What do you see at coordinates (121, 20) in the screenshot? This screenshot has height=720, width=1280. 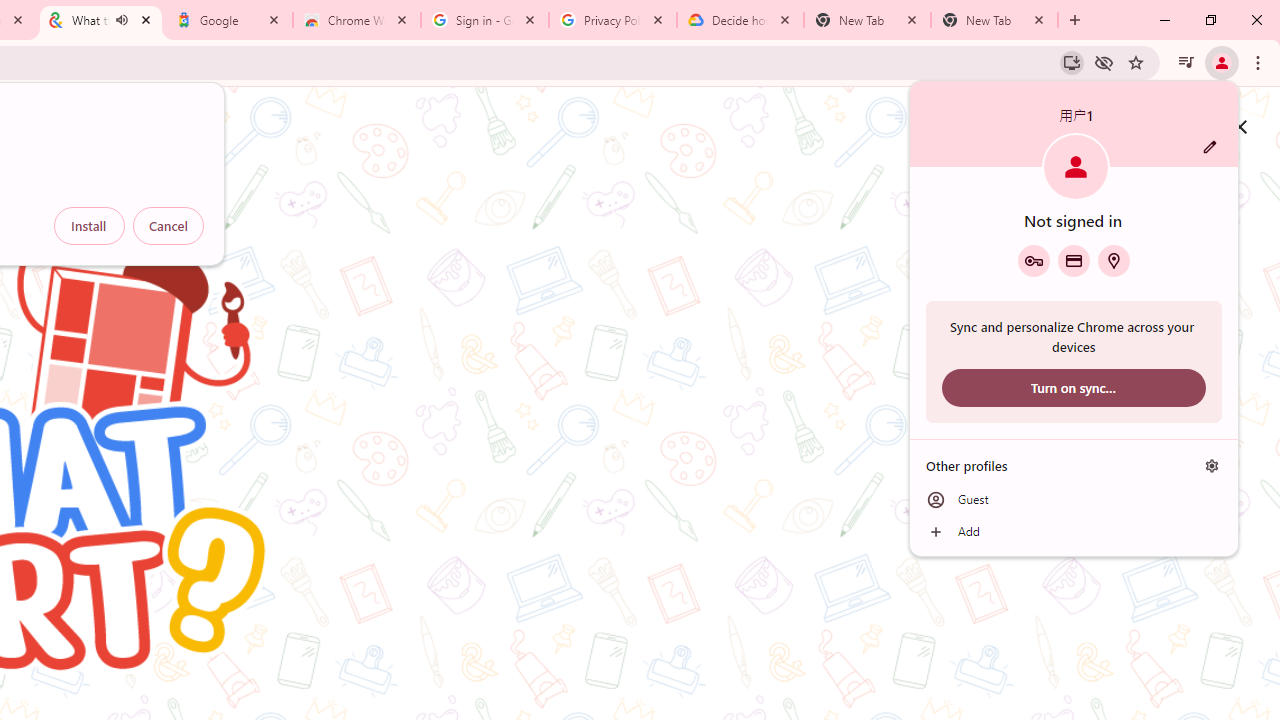 I see `'Mute tab'` at bounding box center [121, 20].